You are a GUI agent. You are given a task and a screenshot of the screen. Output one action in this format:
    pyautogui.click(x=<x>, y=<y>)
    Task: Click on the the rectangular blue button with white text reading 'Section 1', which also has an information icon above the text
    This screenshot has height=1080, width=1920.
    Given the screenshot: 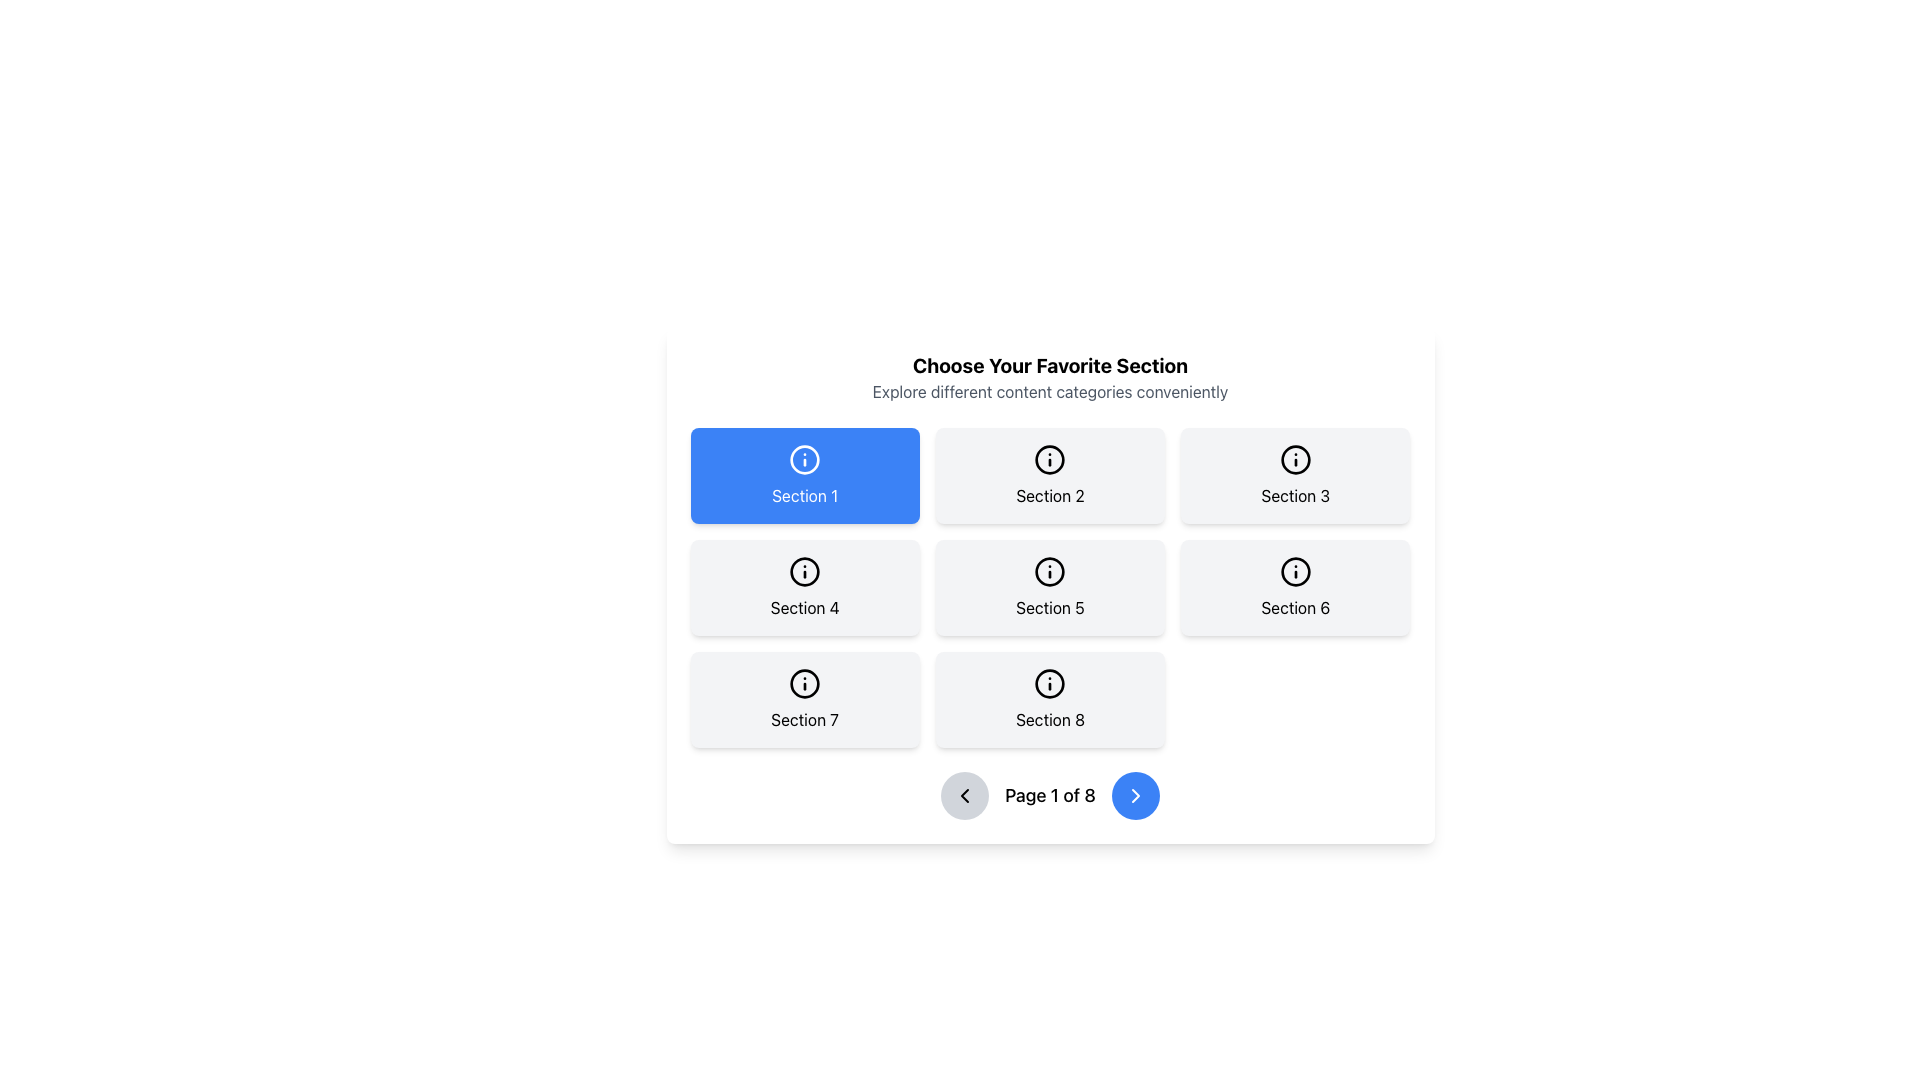 What is the action you would take?
    pyautogui.click(x=805, y=475)
    